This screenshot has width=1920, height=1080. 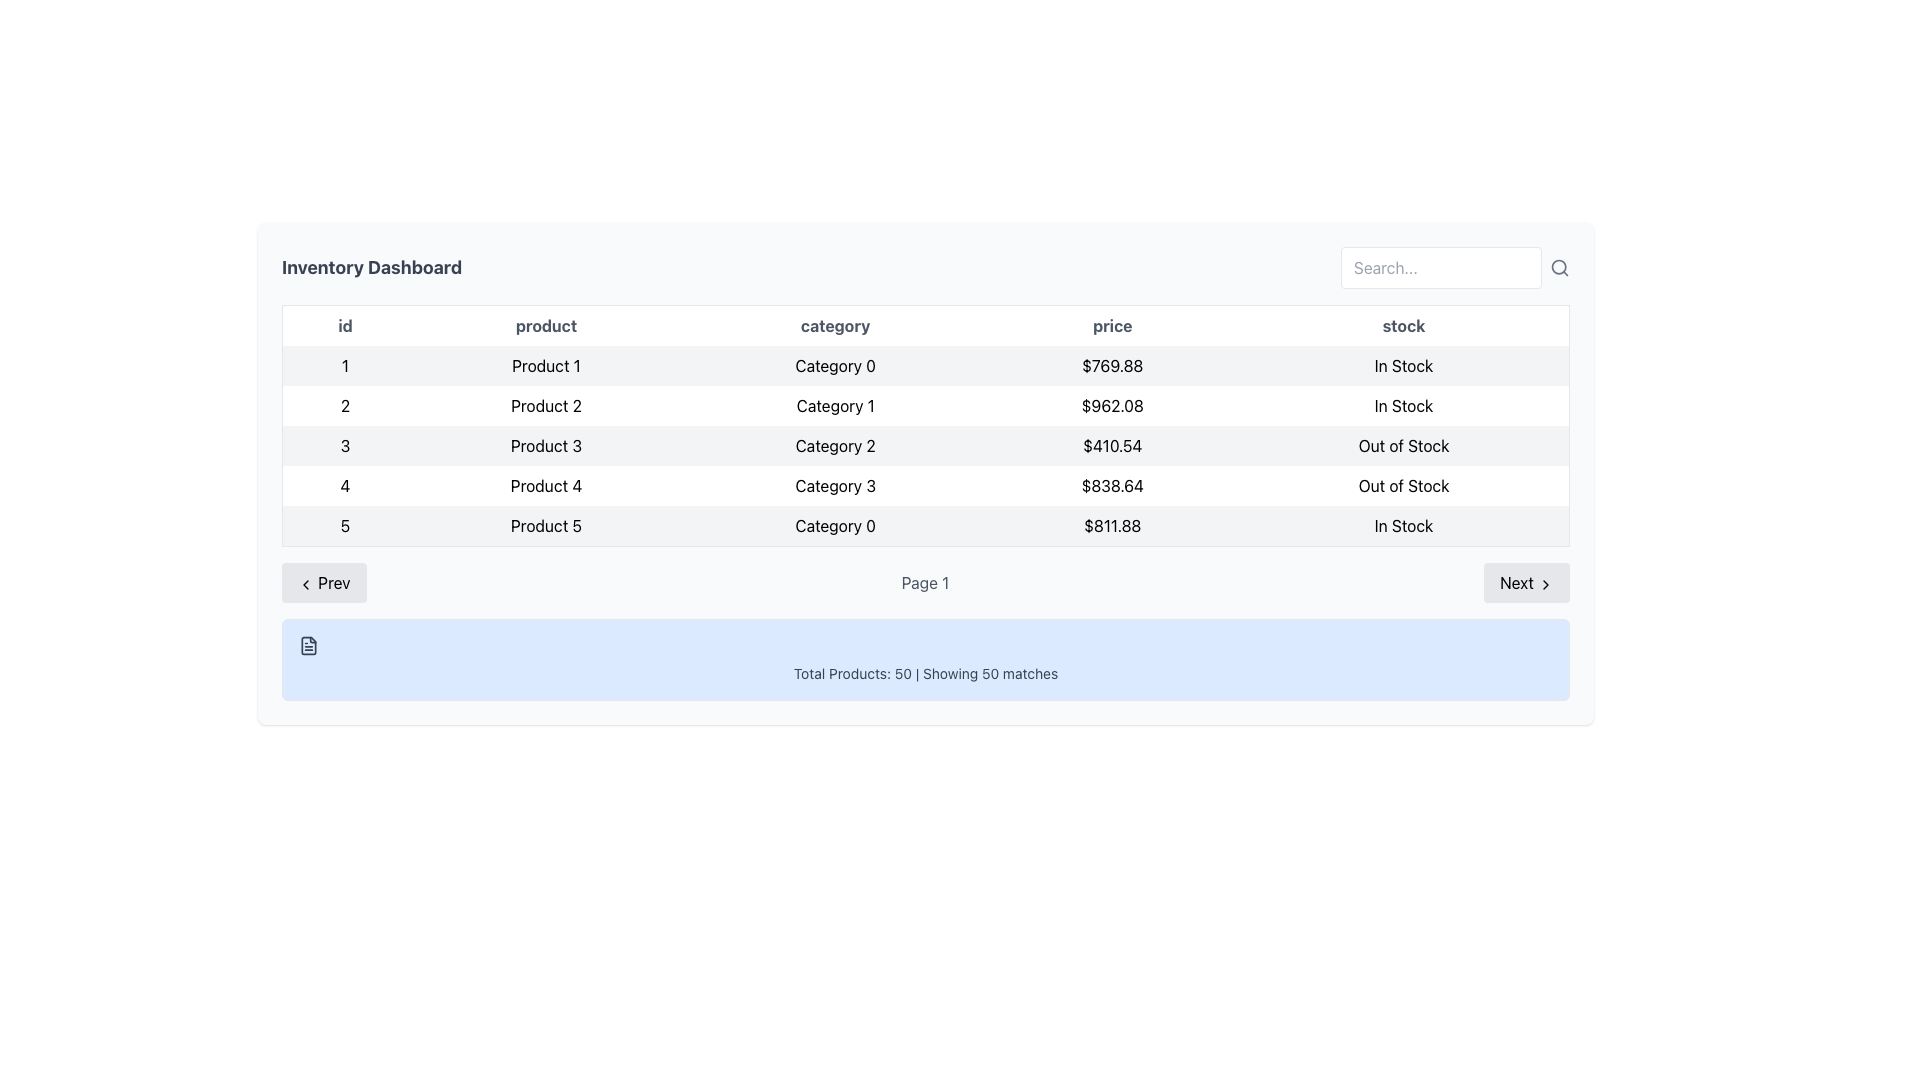 What do you see at coordinates (925, 486) in the screenshot?
I see `the fourth row in the 'Inventory Dashboard' table, which displays product information including ID, name, category, price, and stock status` at bounding box center [925, 486].